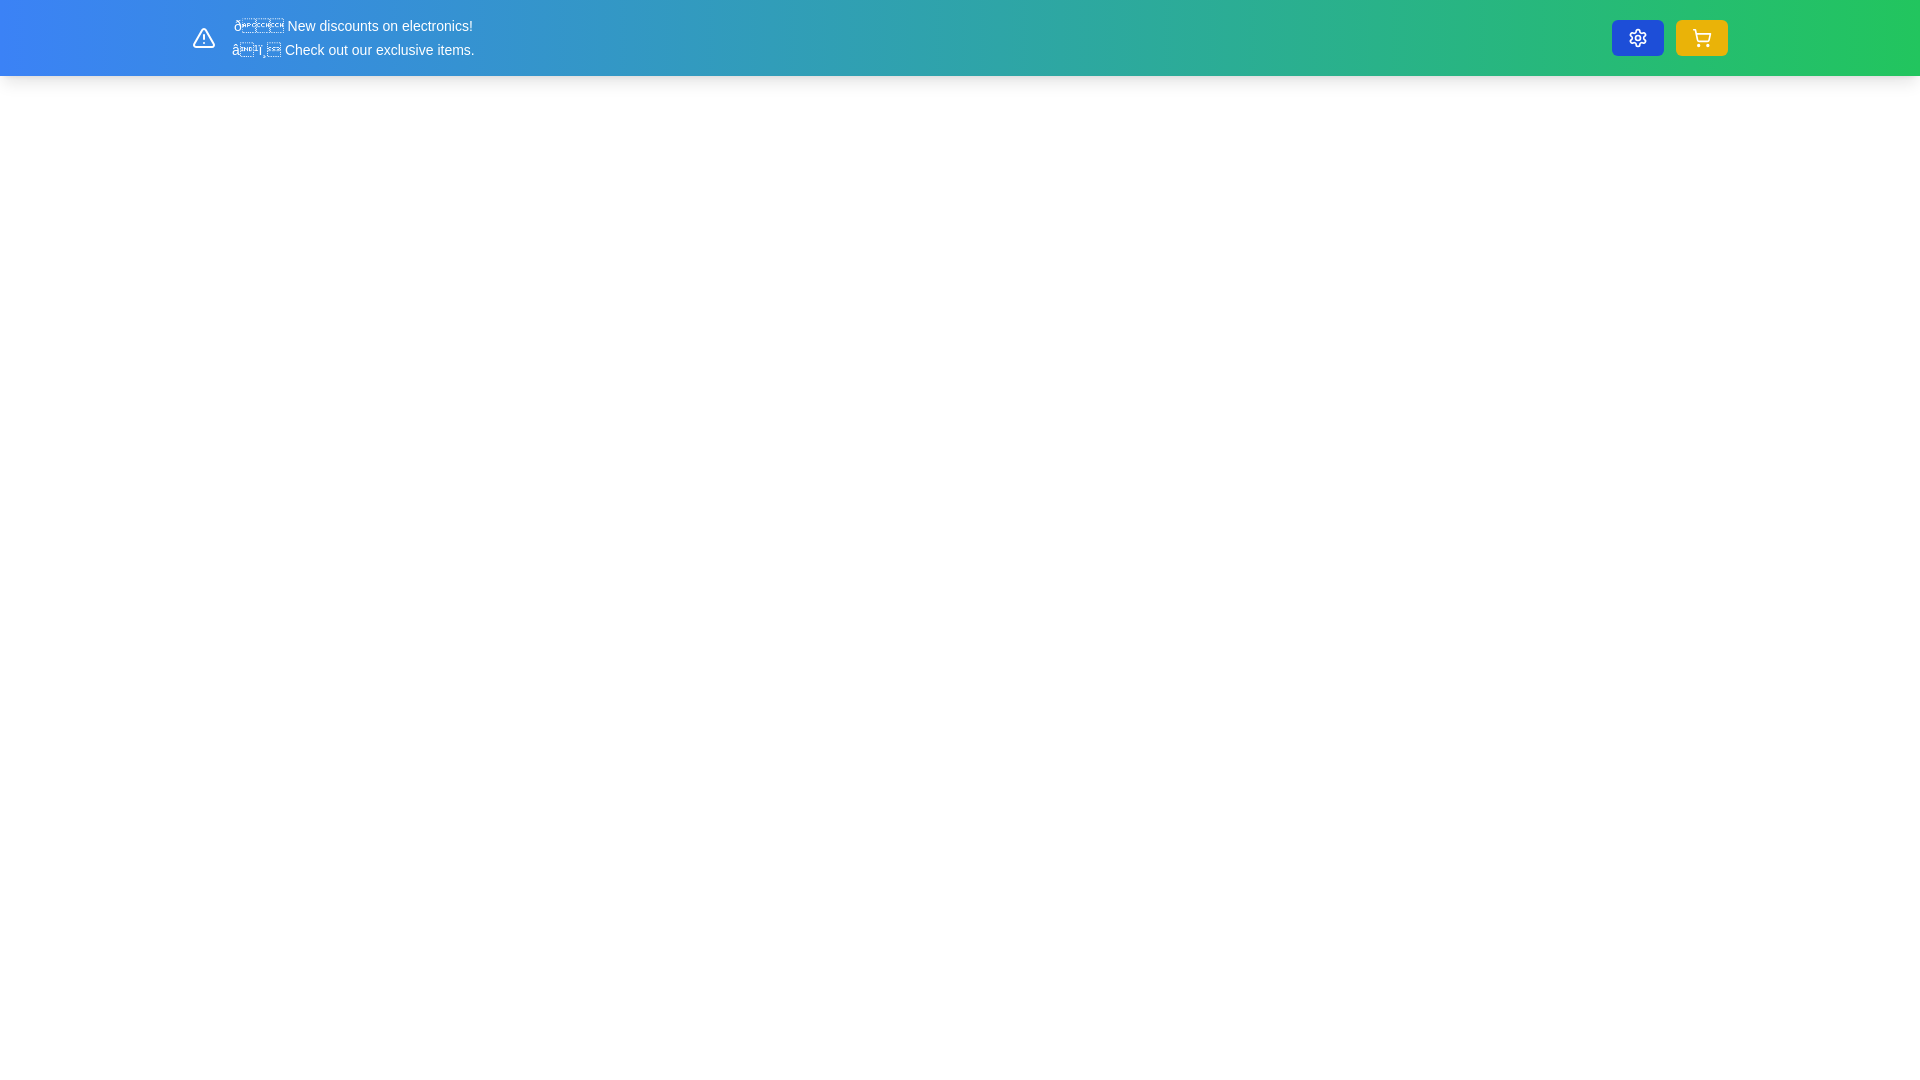 The image size is (1920, 1080). I want to click on promotional text located directly below the message '🔔 New discounts on electronics!' in the top-left region of the interface, so click(353, 49).